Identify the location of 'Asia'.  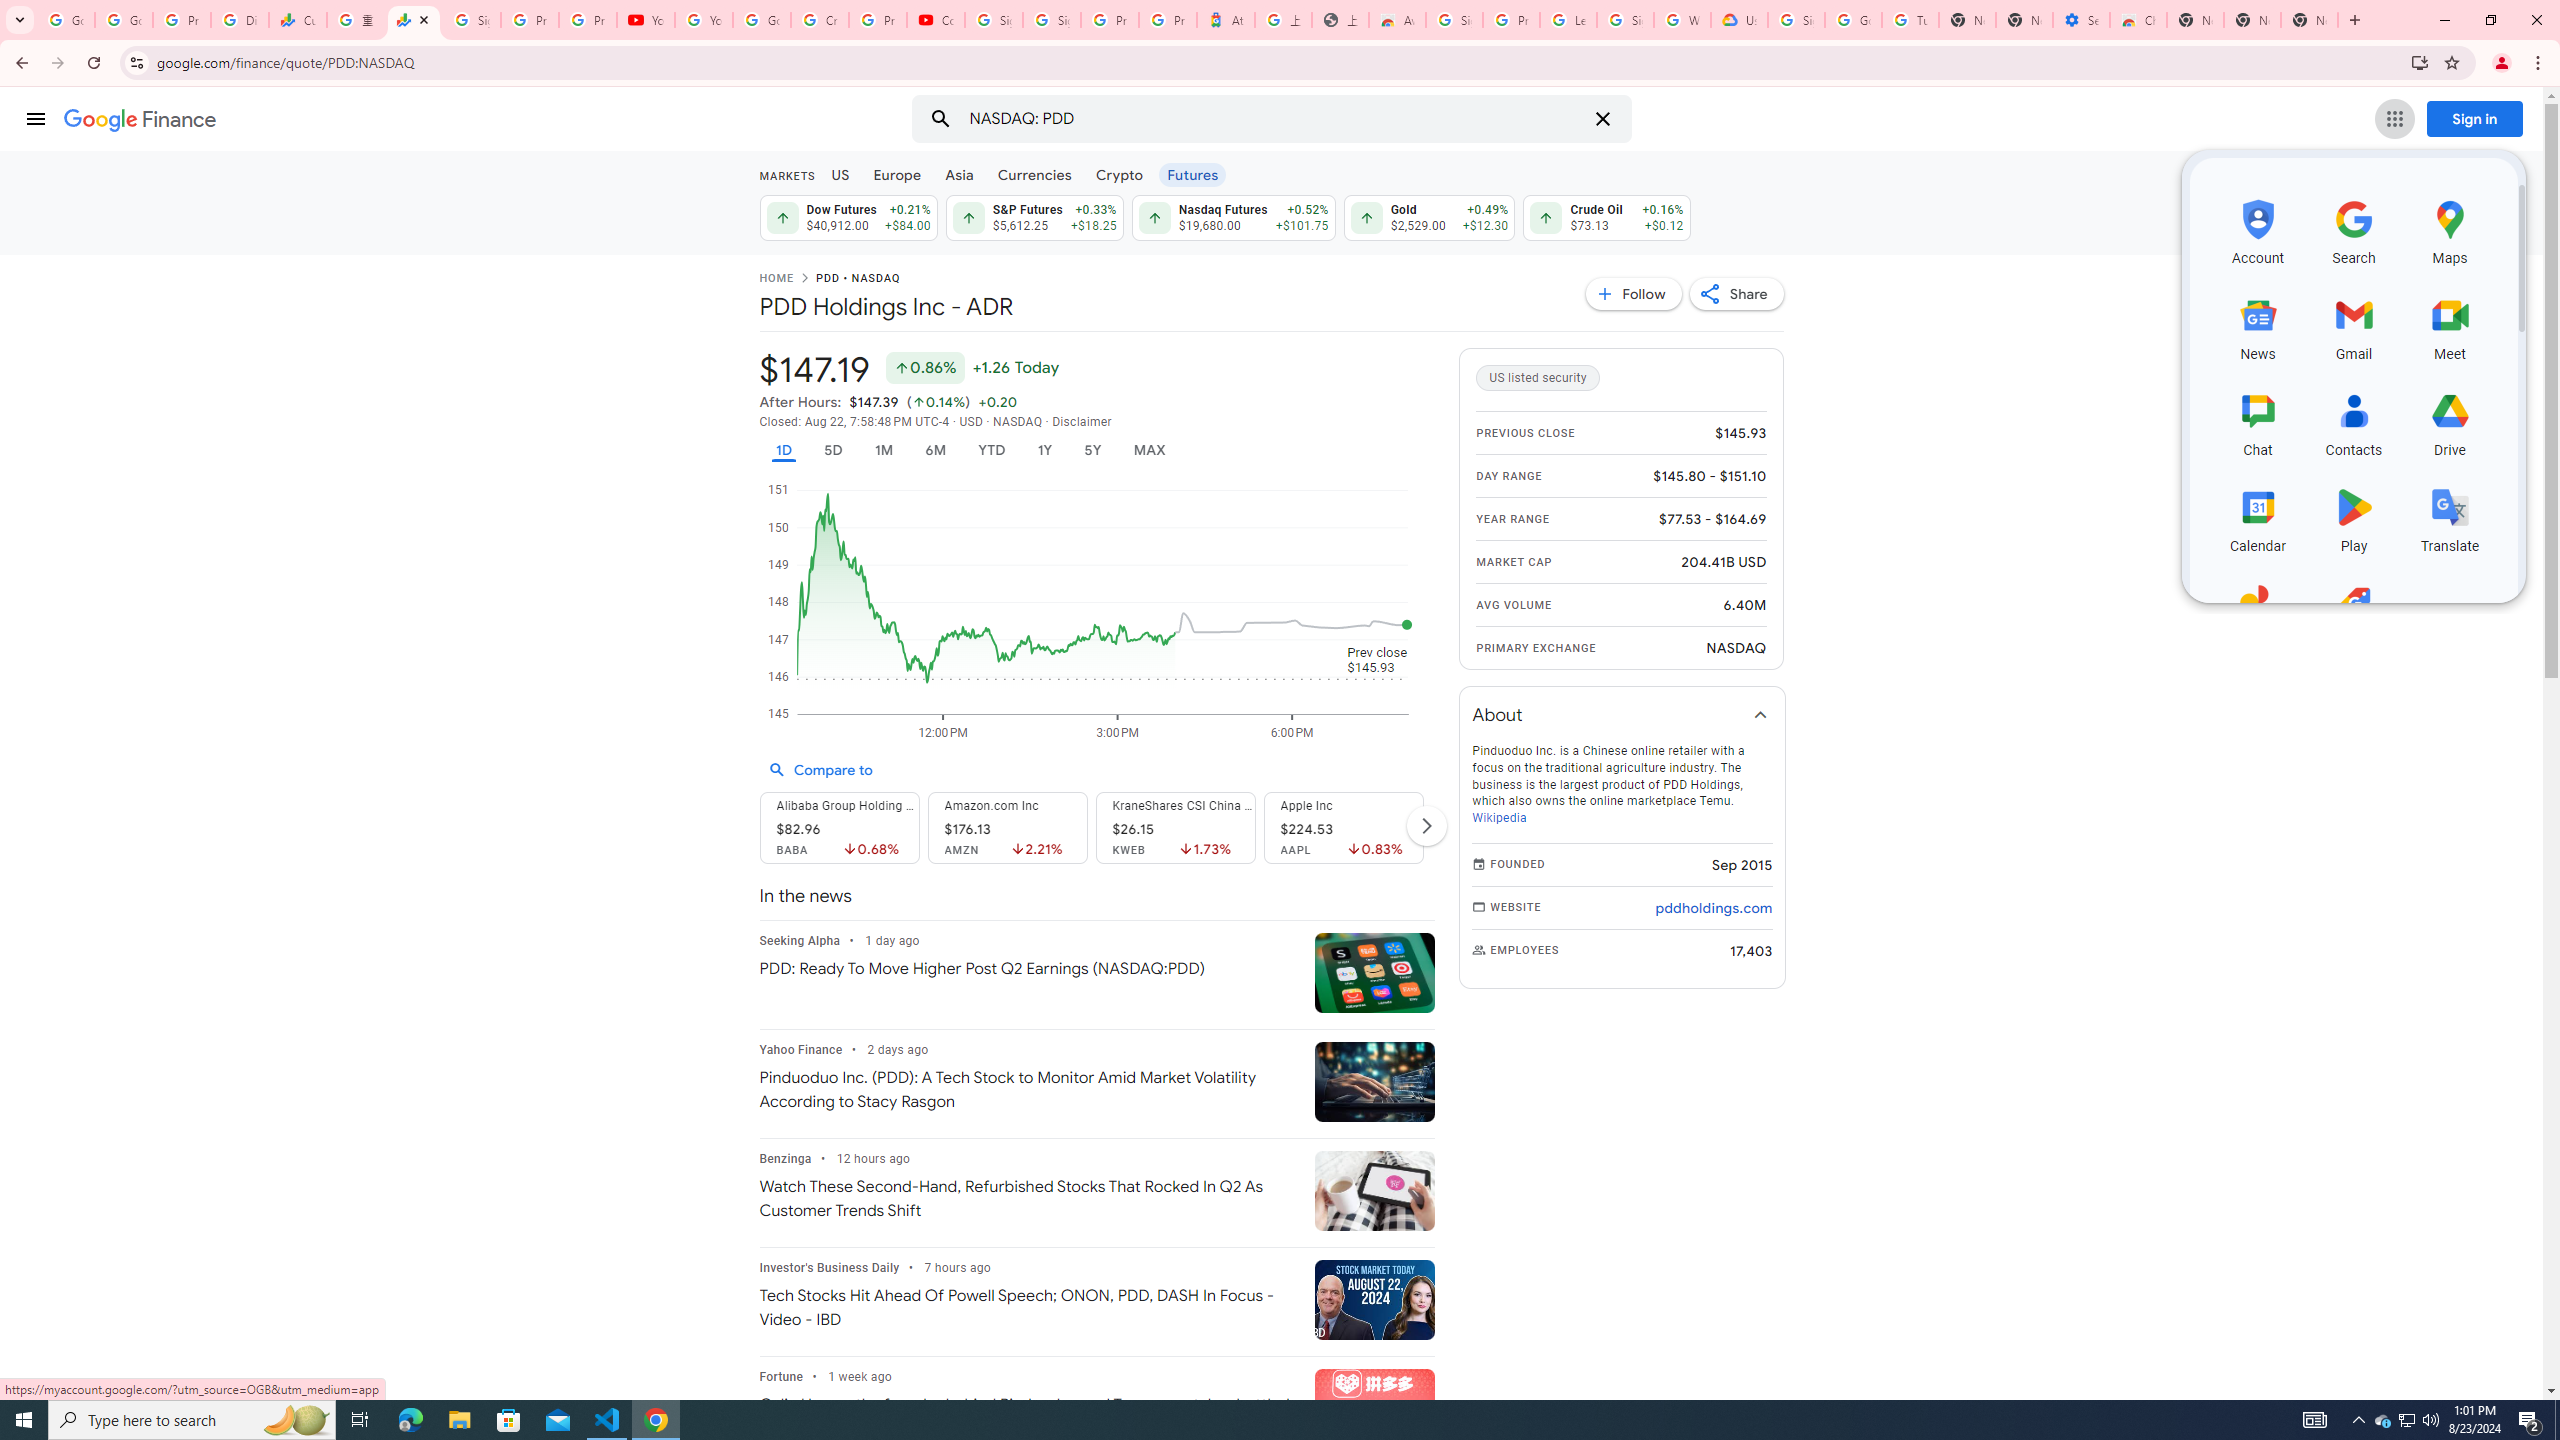
(959, 173).